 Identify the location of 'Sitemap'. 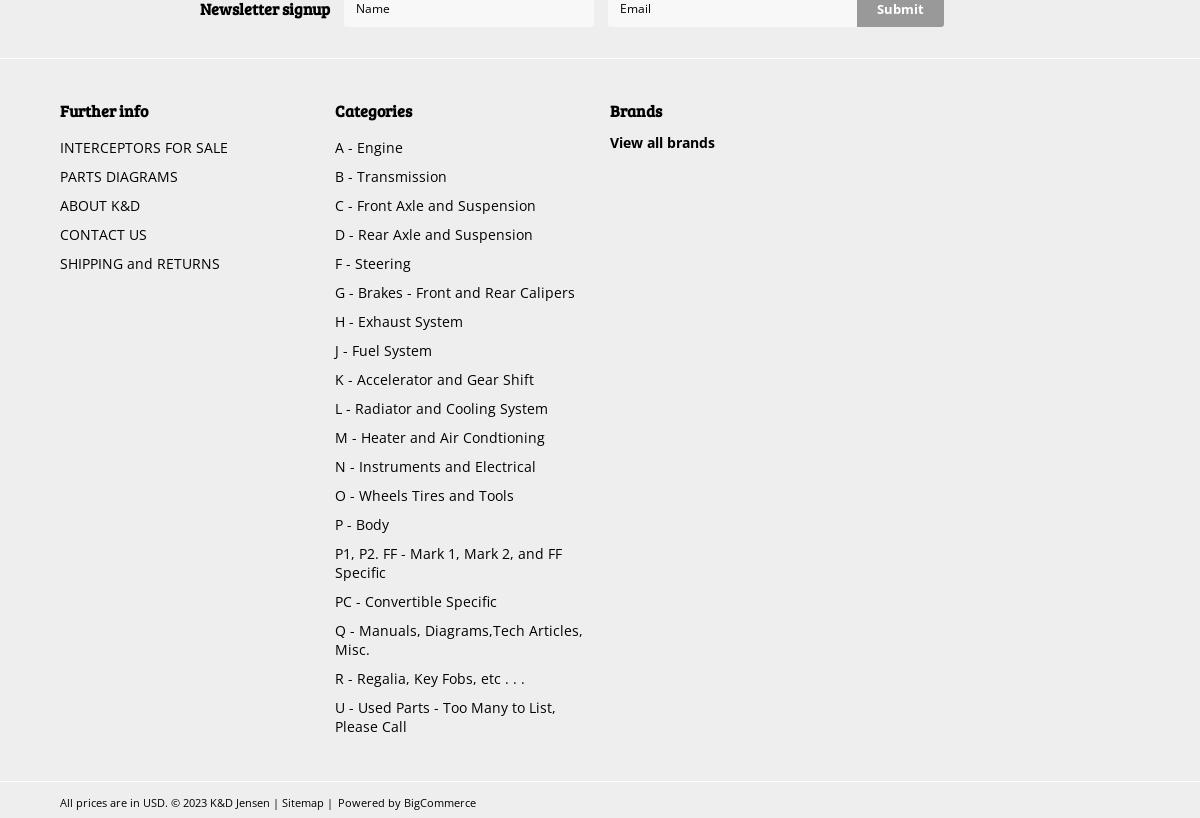
(303, 802).